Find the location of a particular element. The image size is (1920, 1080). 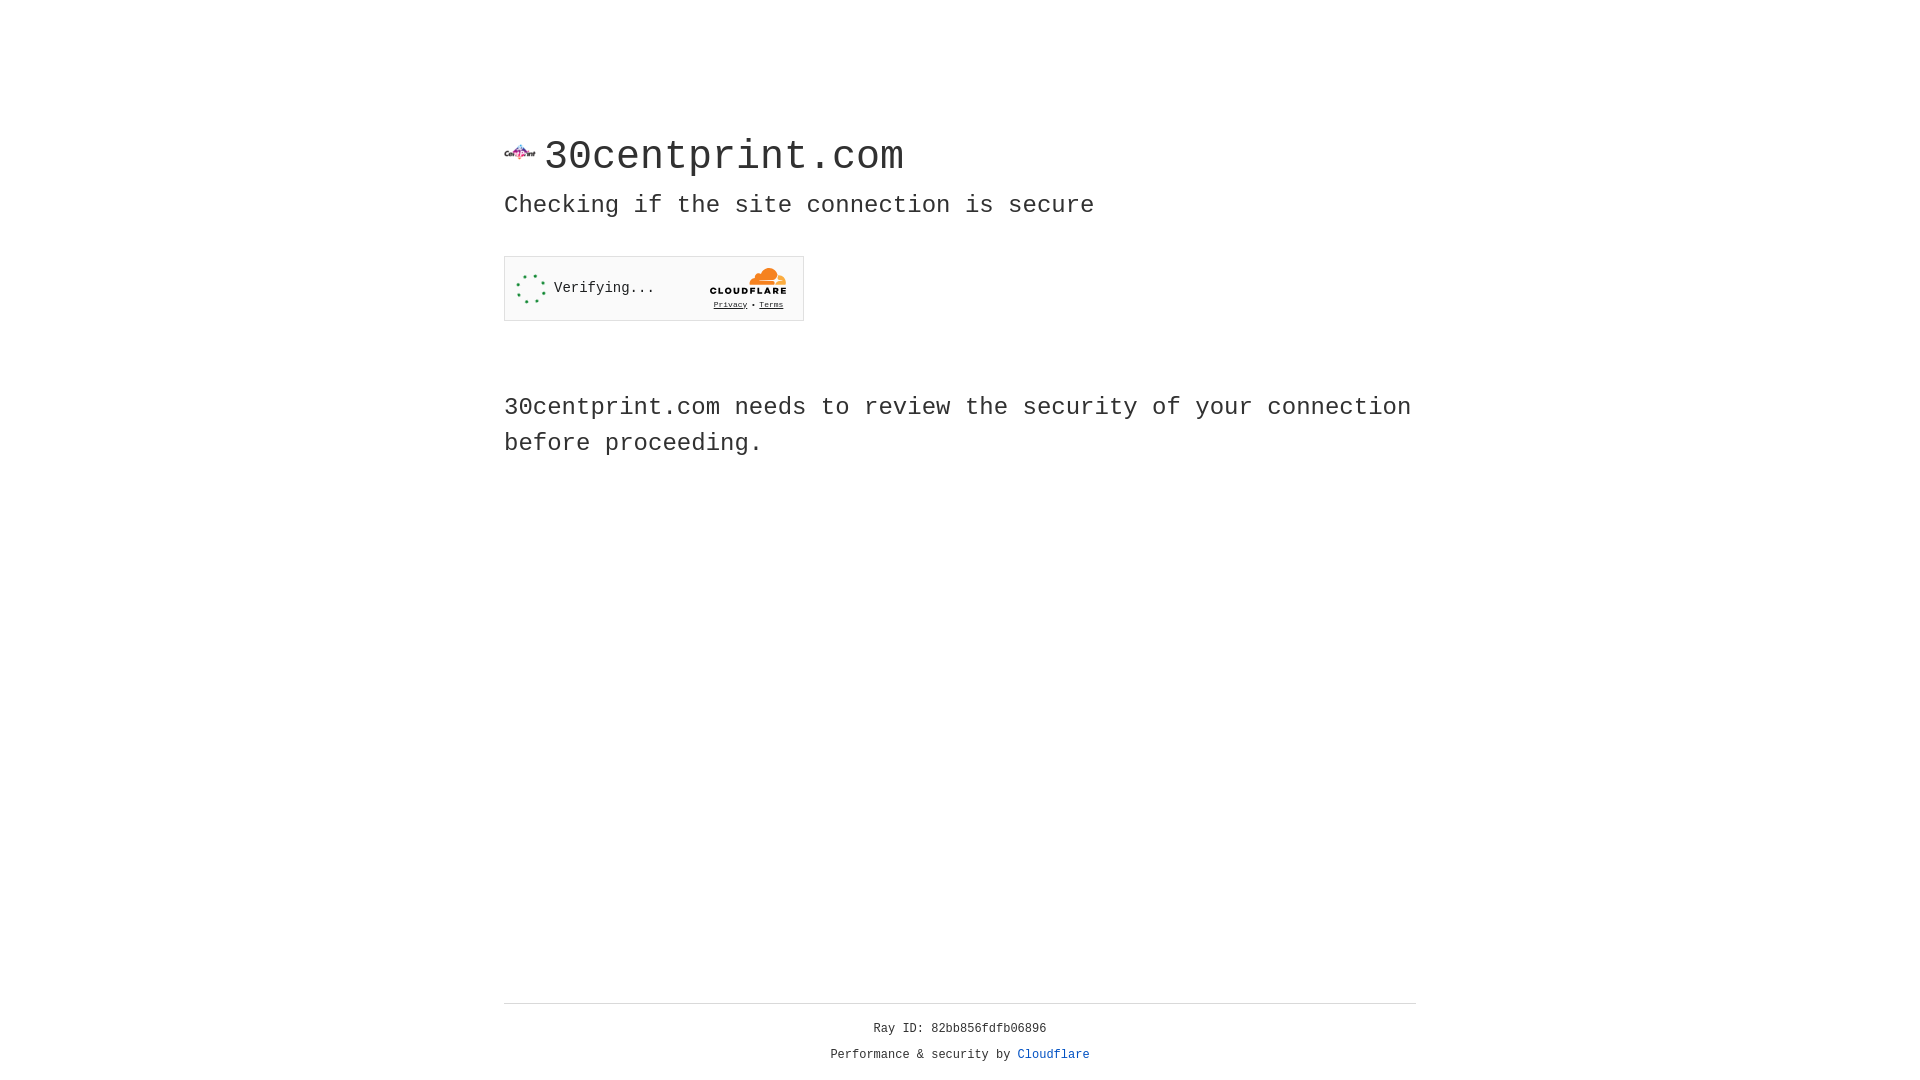

'Widget containing a Cloudflare security challenge' is located at coordinates (653, 288).